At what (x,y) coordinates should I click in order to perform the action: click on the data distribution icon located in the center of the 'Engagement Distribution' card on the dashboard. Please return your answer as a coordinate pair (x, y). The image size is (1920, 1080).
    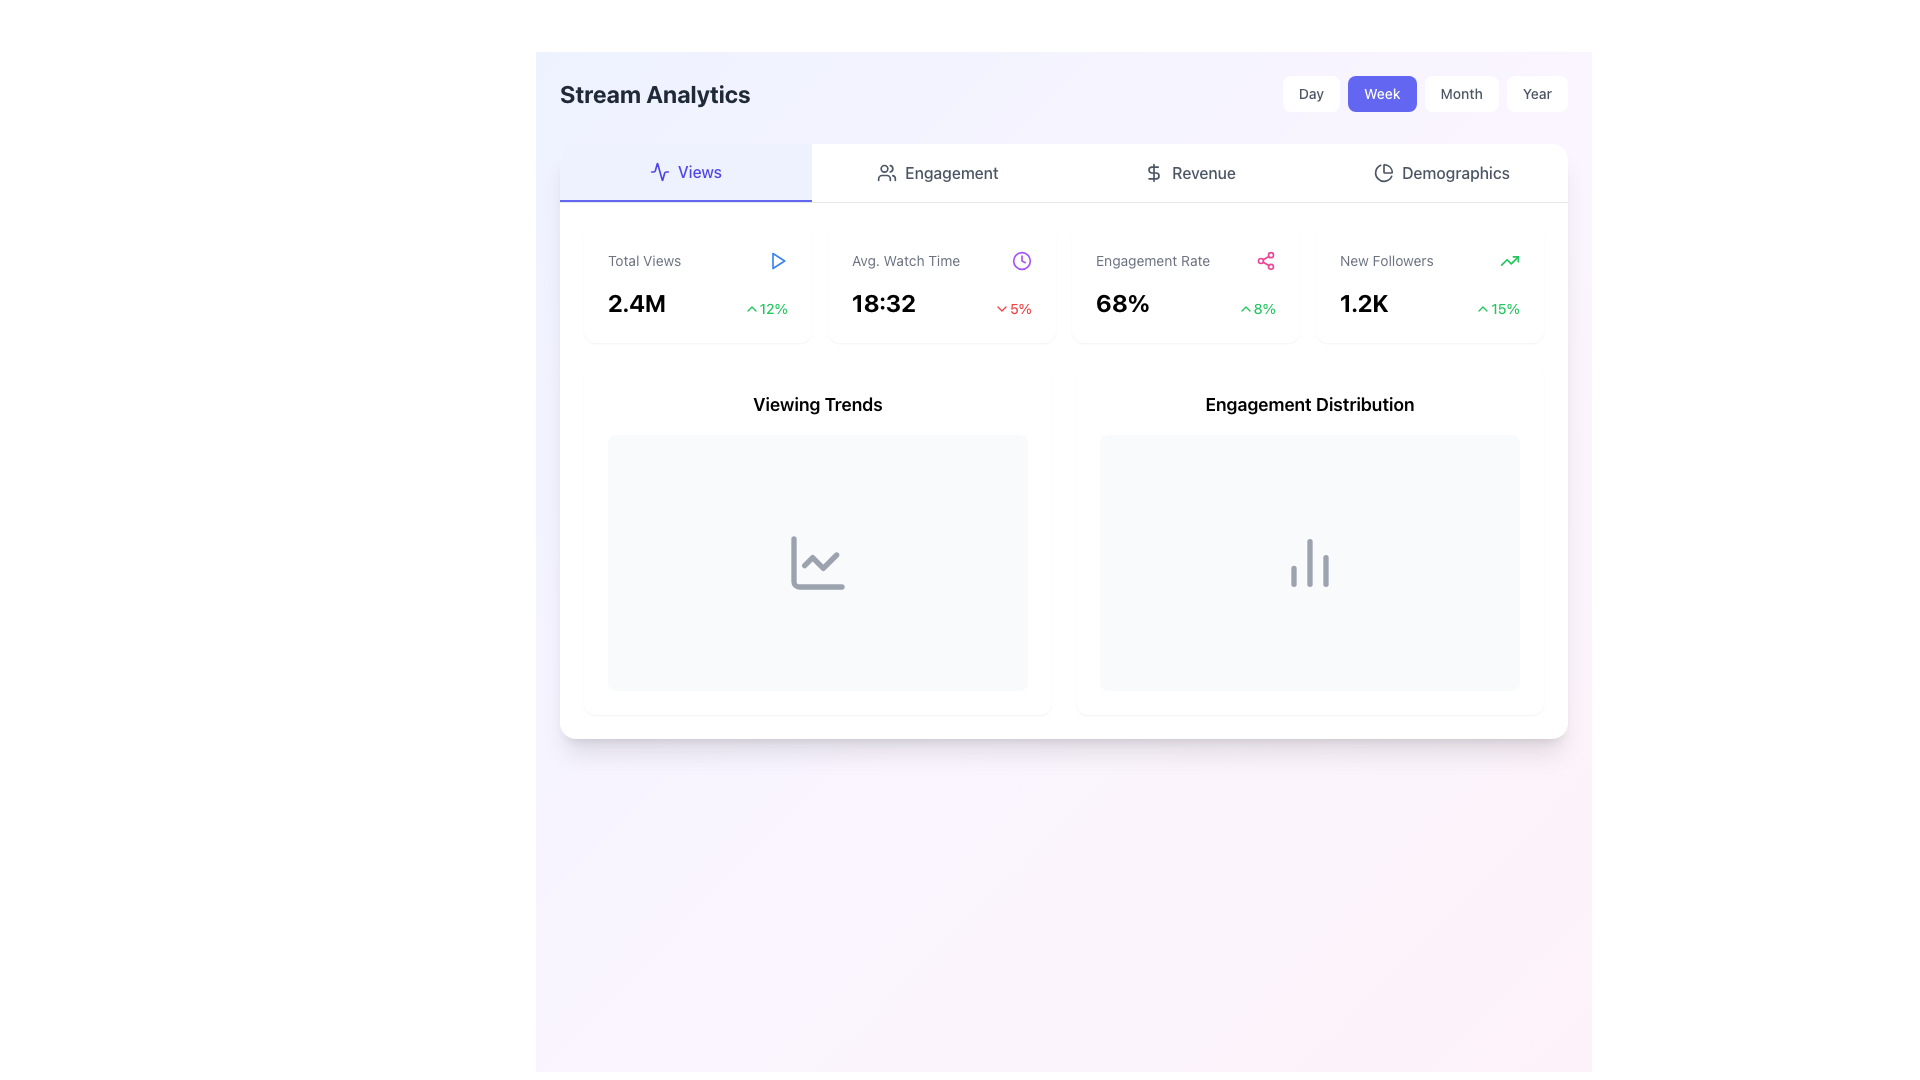
    Looking at the image, I should click on (1310, 563).